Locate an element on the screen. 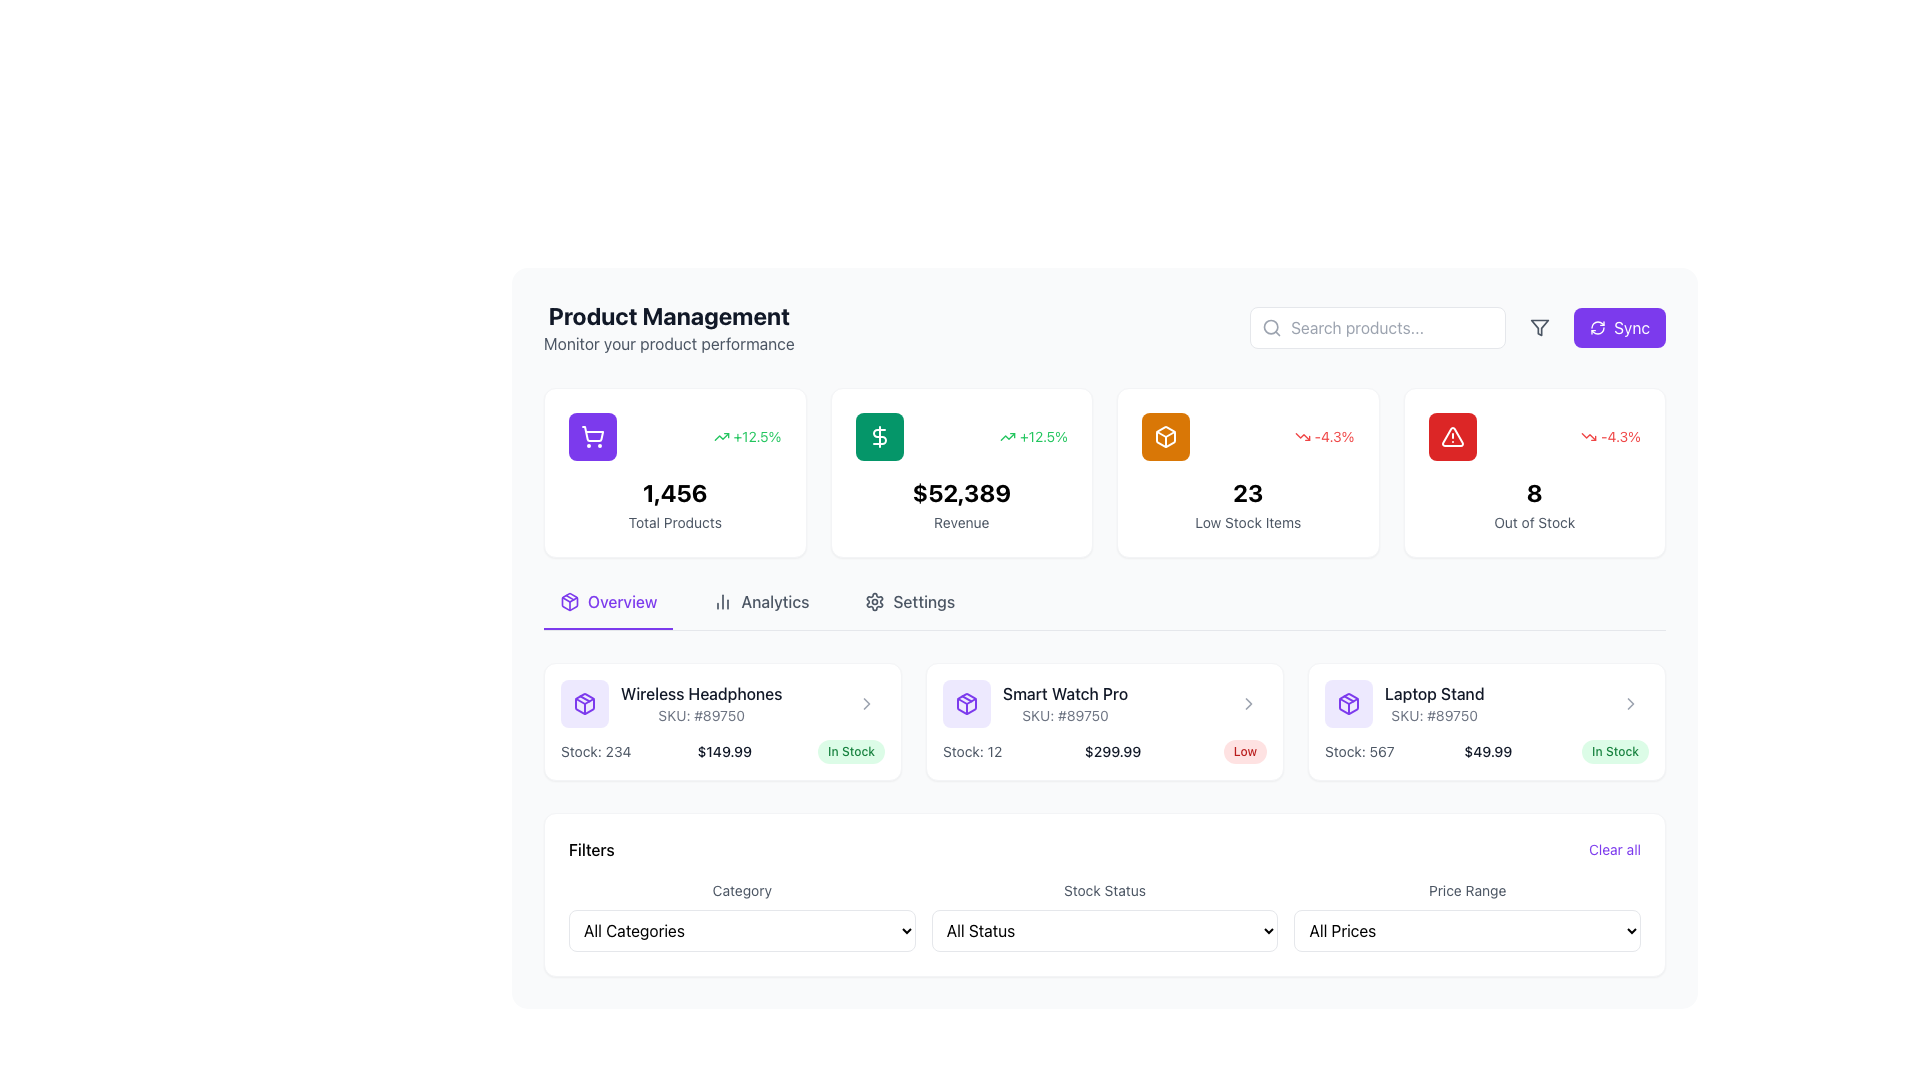  the percentage value element displaying '-4.3%' in red font, which is accompanied by a small downward-trending icon, located in the top-right section of the dashboard within the '8 Out of Stock' card is located at coordinates (1533, 435).